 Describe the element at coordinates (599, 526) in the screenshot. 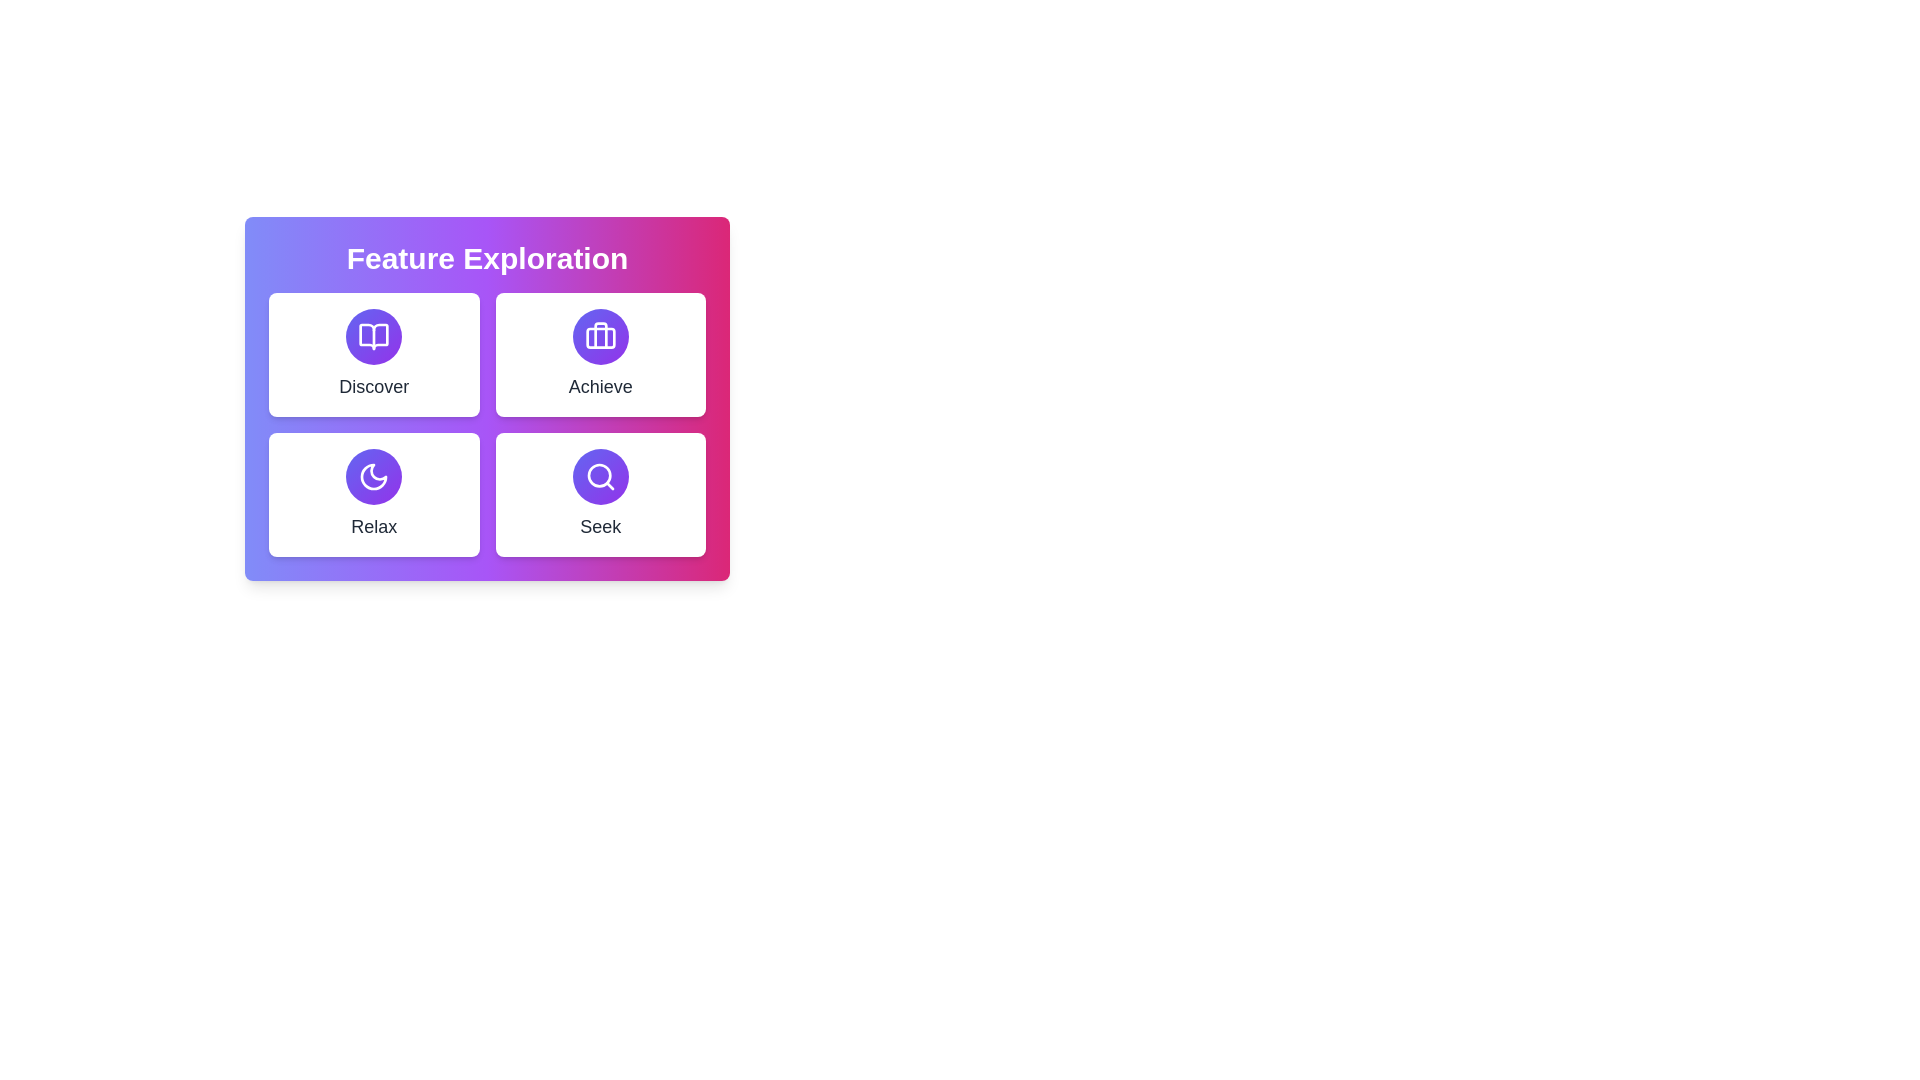

I see `static text label displaying 'Seek', located in the bottom-right quadrant of a grid layout beneath a magnifying glass icon` at that location.